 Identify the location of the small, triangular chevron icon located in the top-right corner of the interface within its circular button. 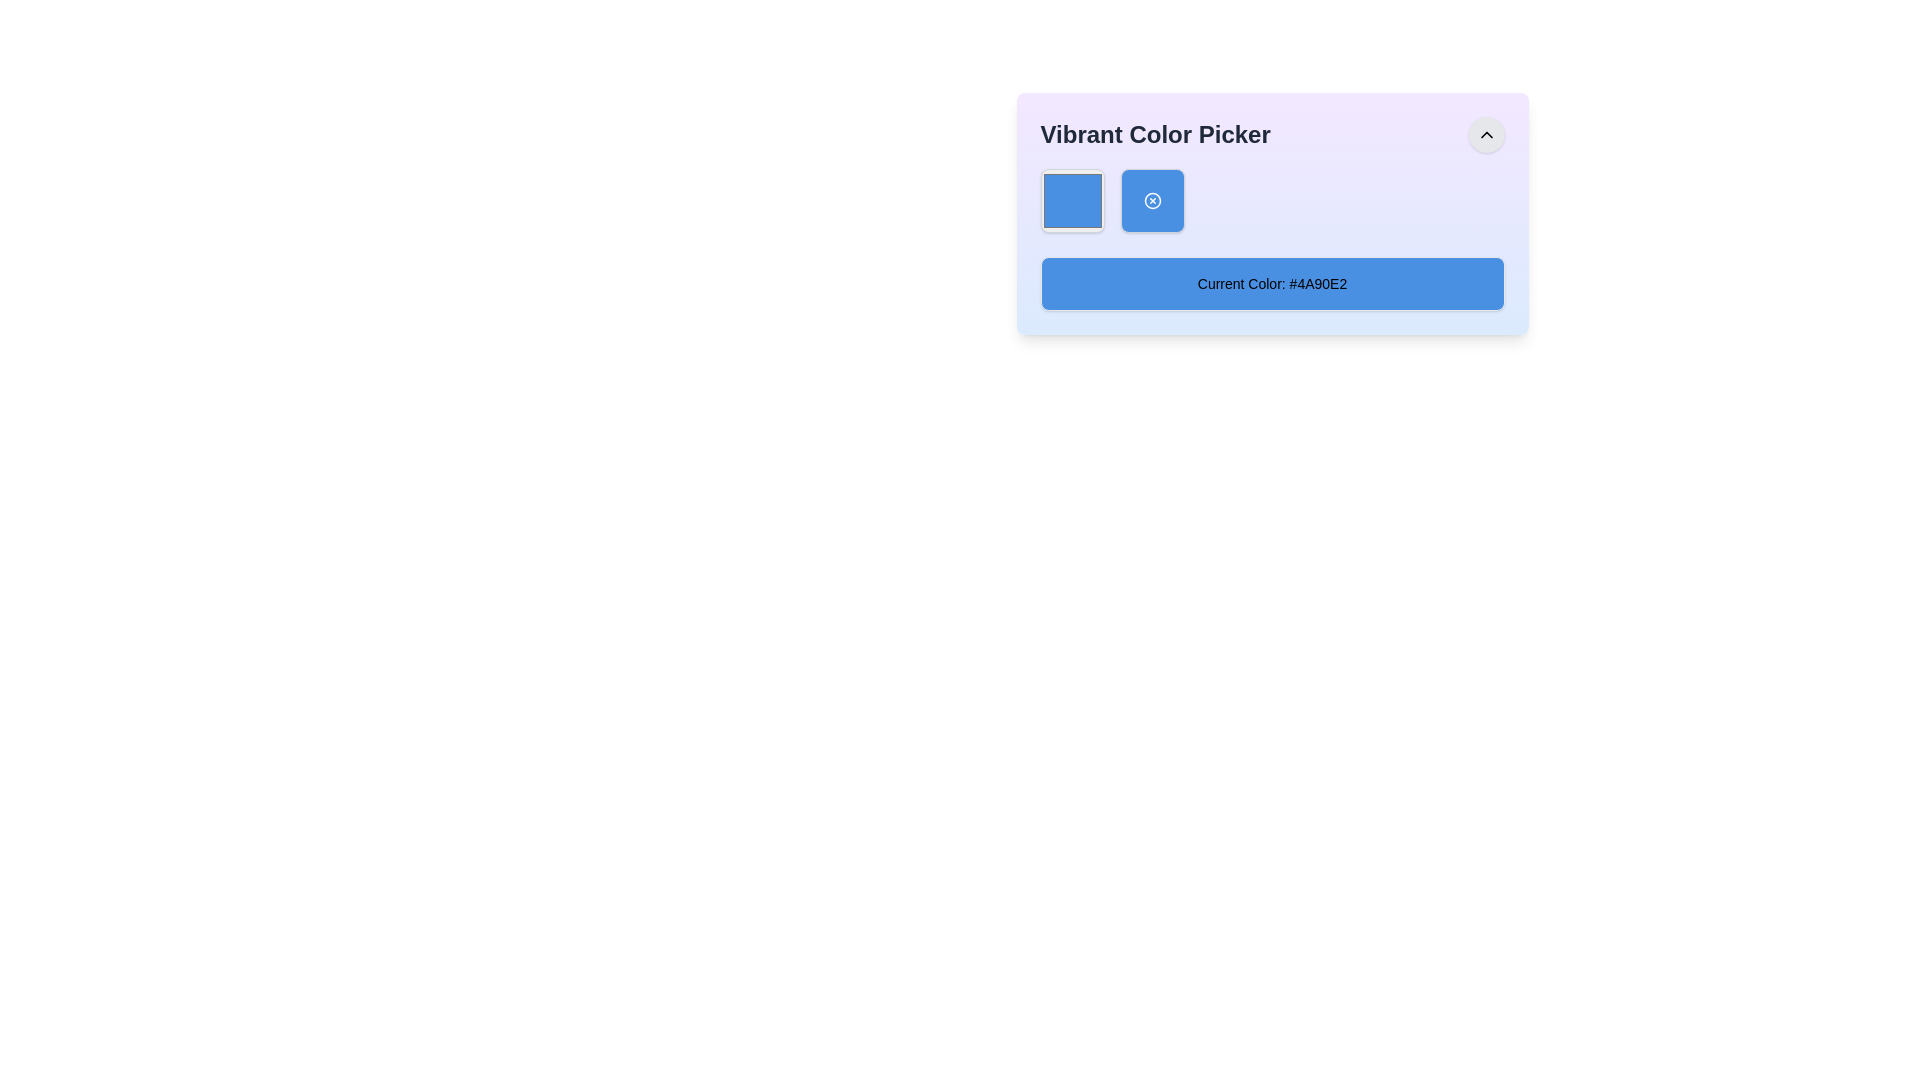
(1486, 135).